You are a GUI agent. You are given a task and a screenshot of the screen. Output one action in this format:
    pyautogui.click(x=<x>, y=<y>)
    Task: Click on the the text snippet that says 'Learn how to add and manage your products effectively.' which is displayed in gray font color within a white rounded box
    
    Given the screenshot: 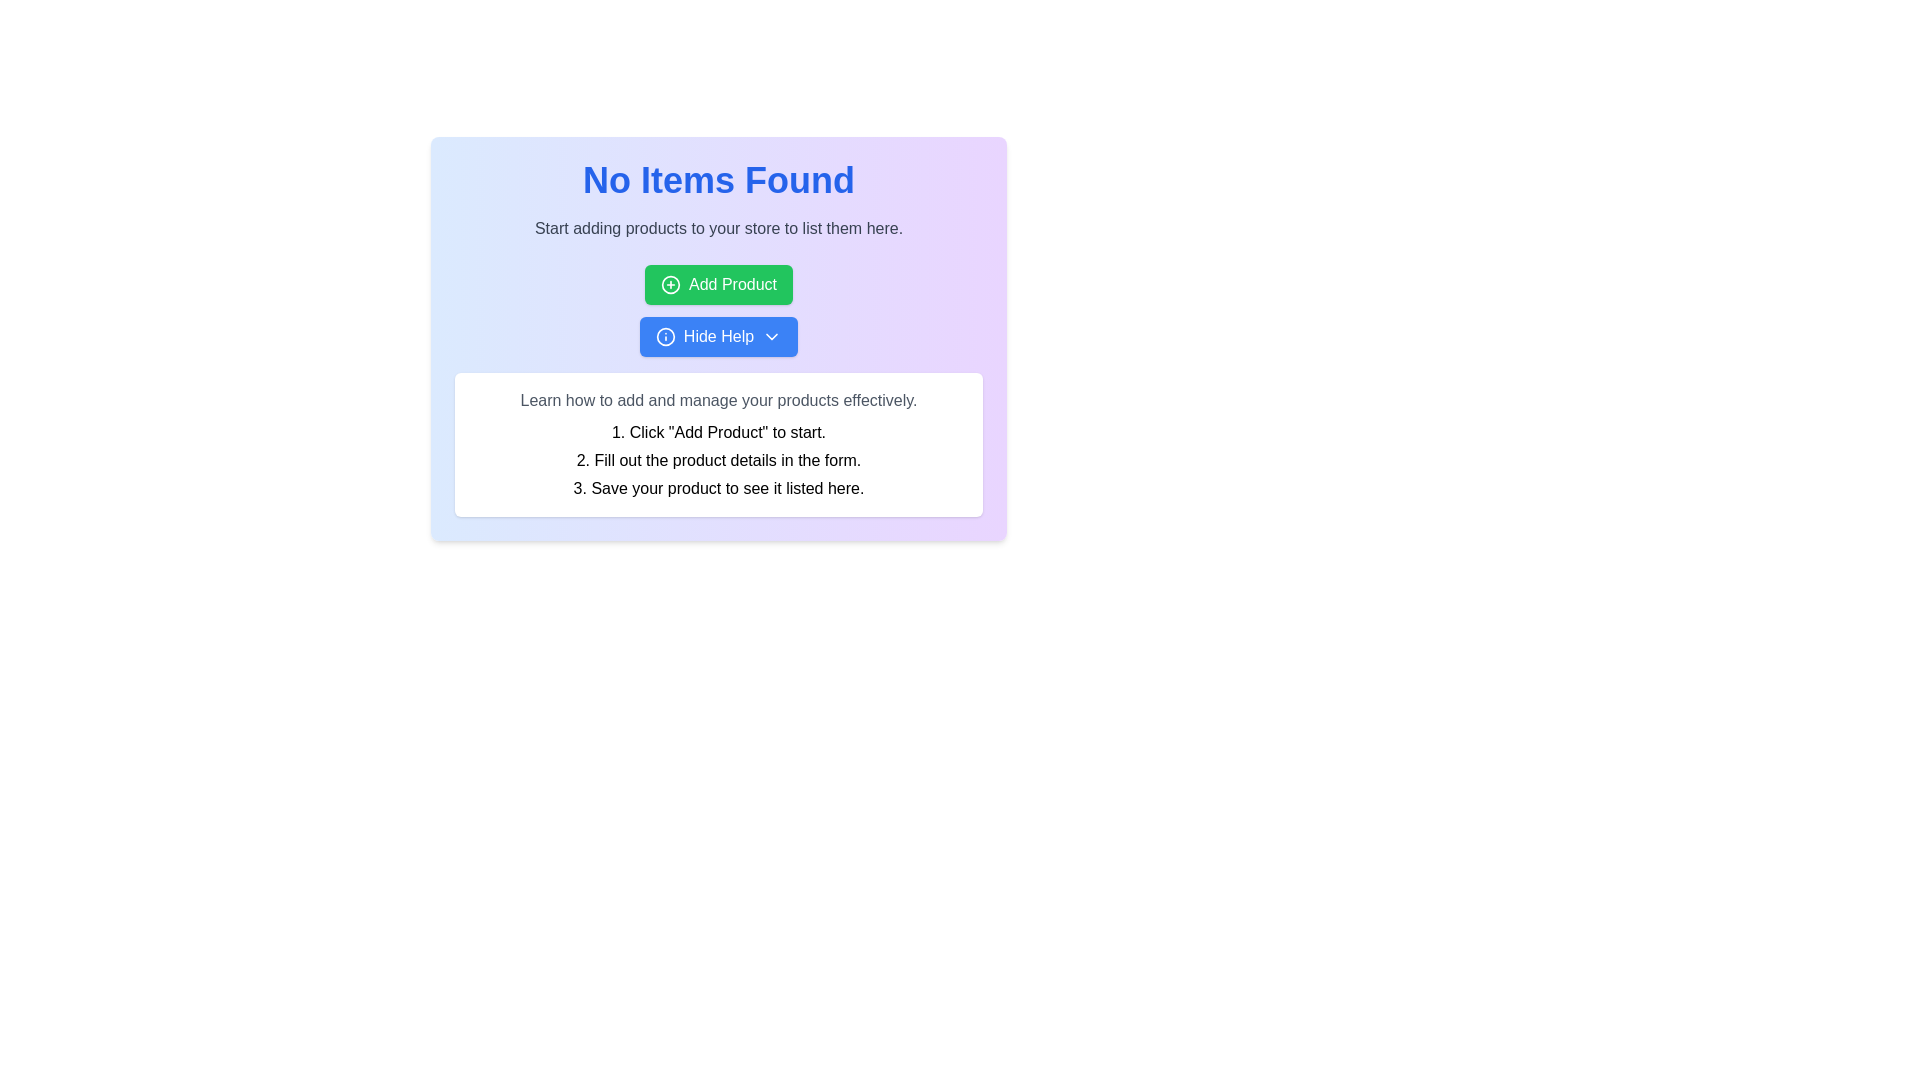 What is the action you would take?
    pyautogui.click(x=719, y=401)
    